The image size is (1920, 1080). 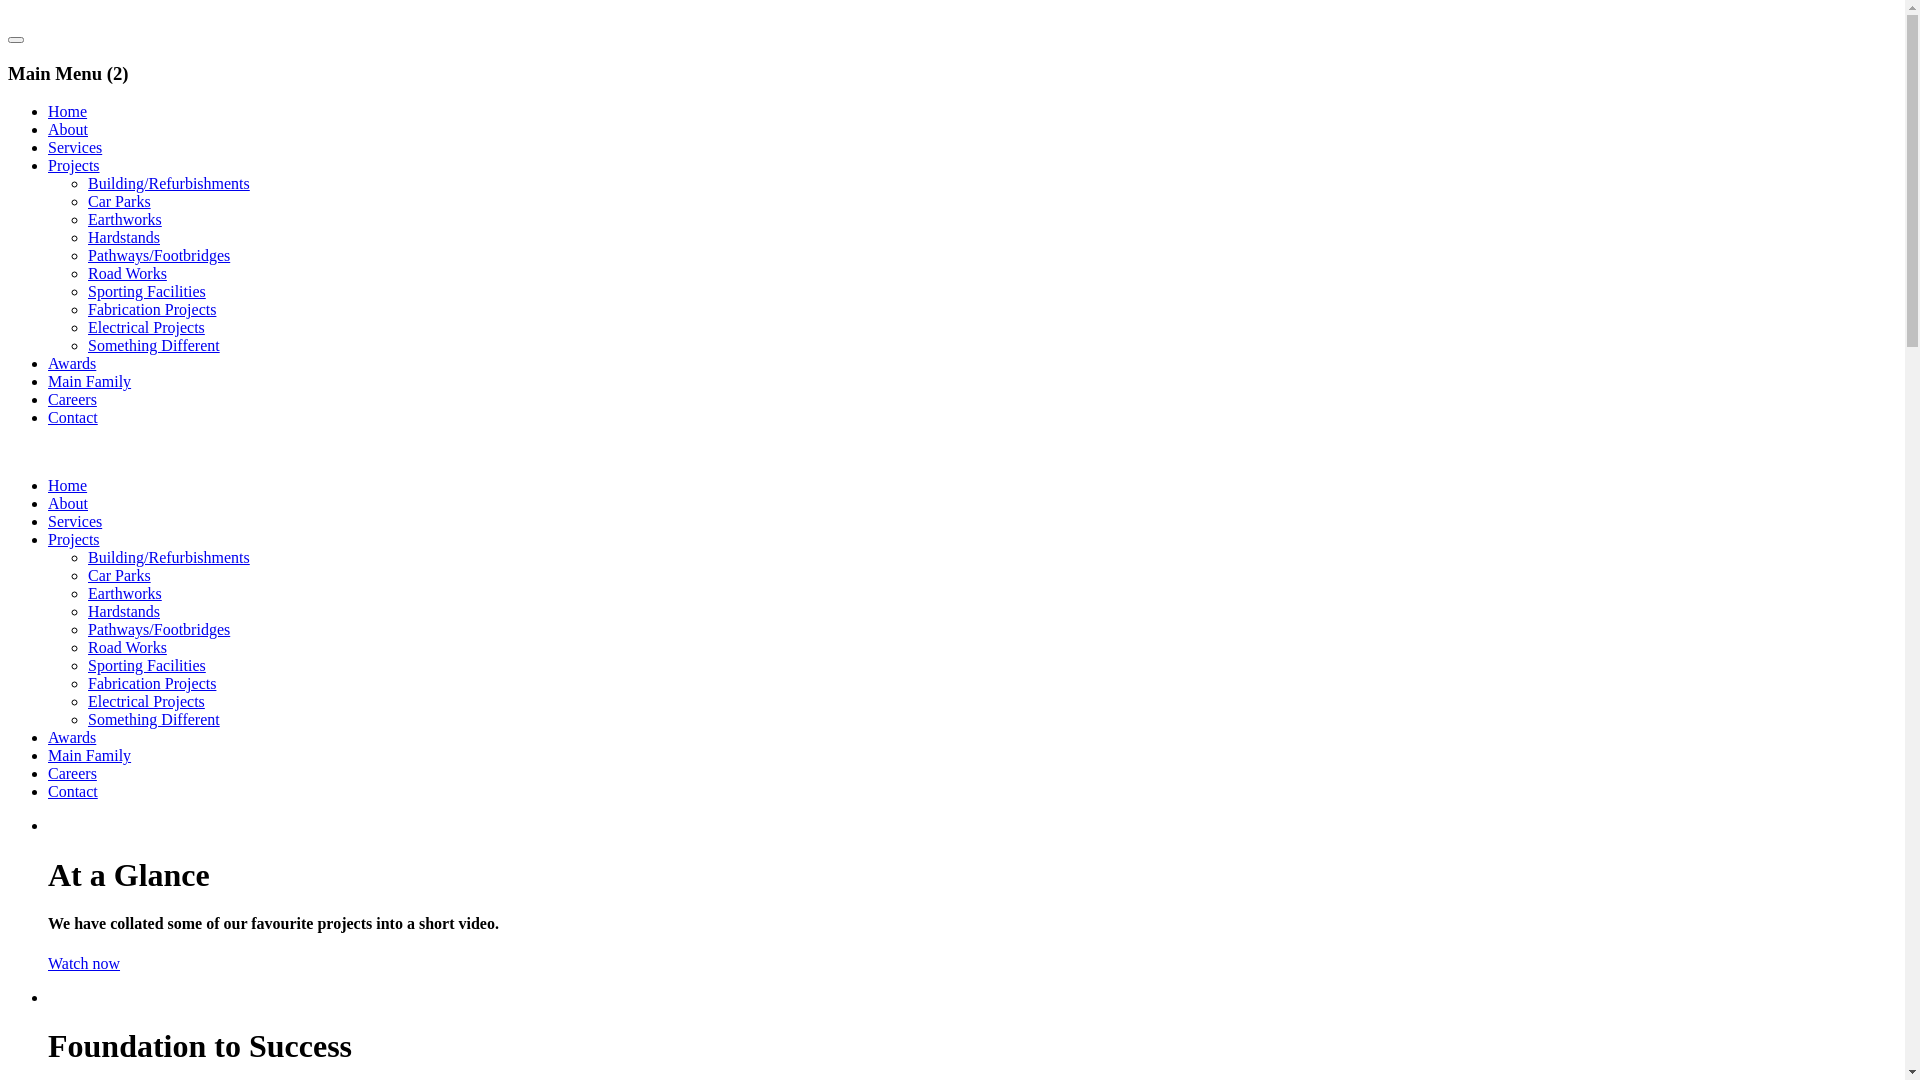 What do you see at coordinates (88, 755) in the screenshot?
I see `'Main Family'` at bounding box center [88, 755].